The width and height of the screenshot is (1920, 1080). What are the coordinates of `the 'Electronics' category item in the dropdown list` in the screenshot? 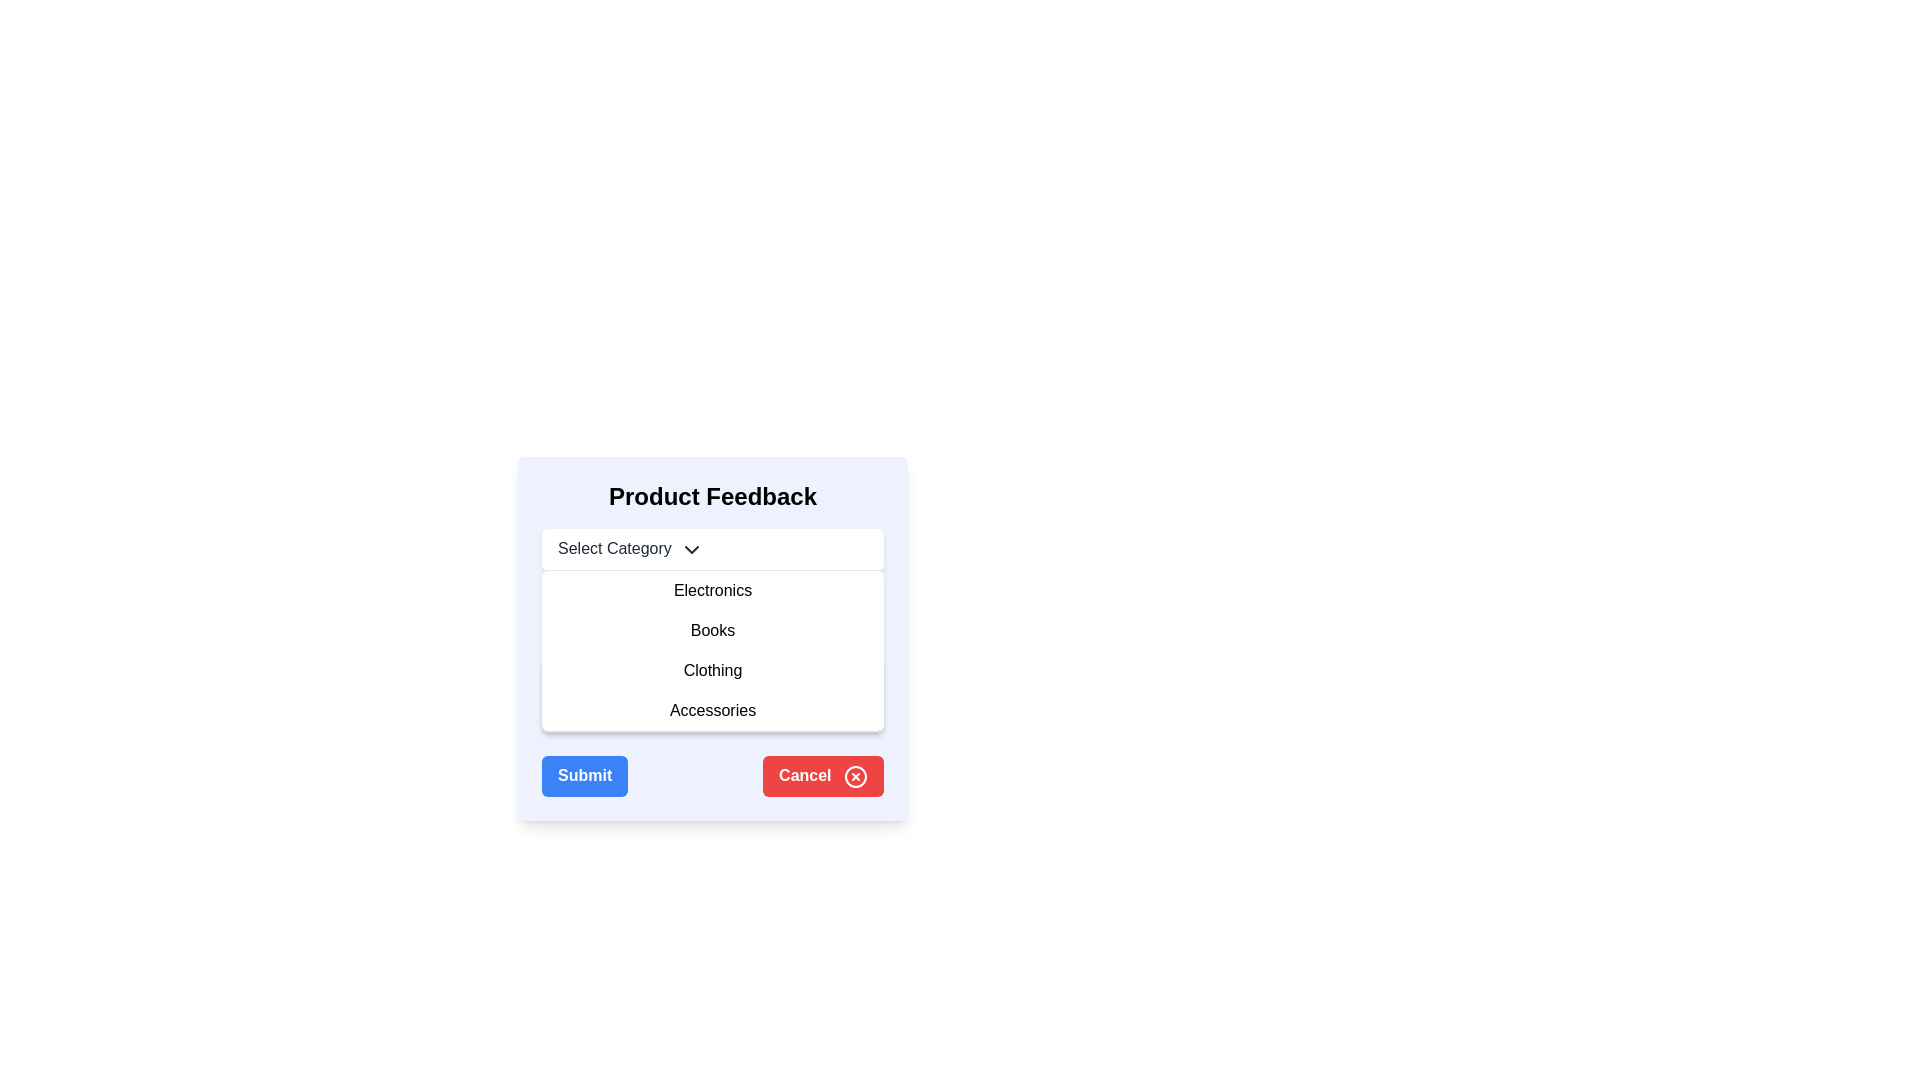 It's located at (713, 589).